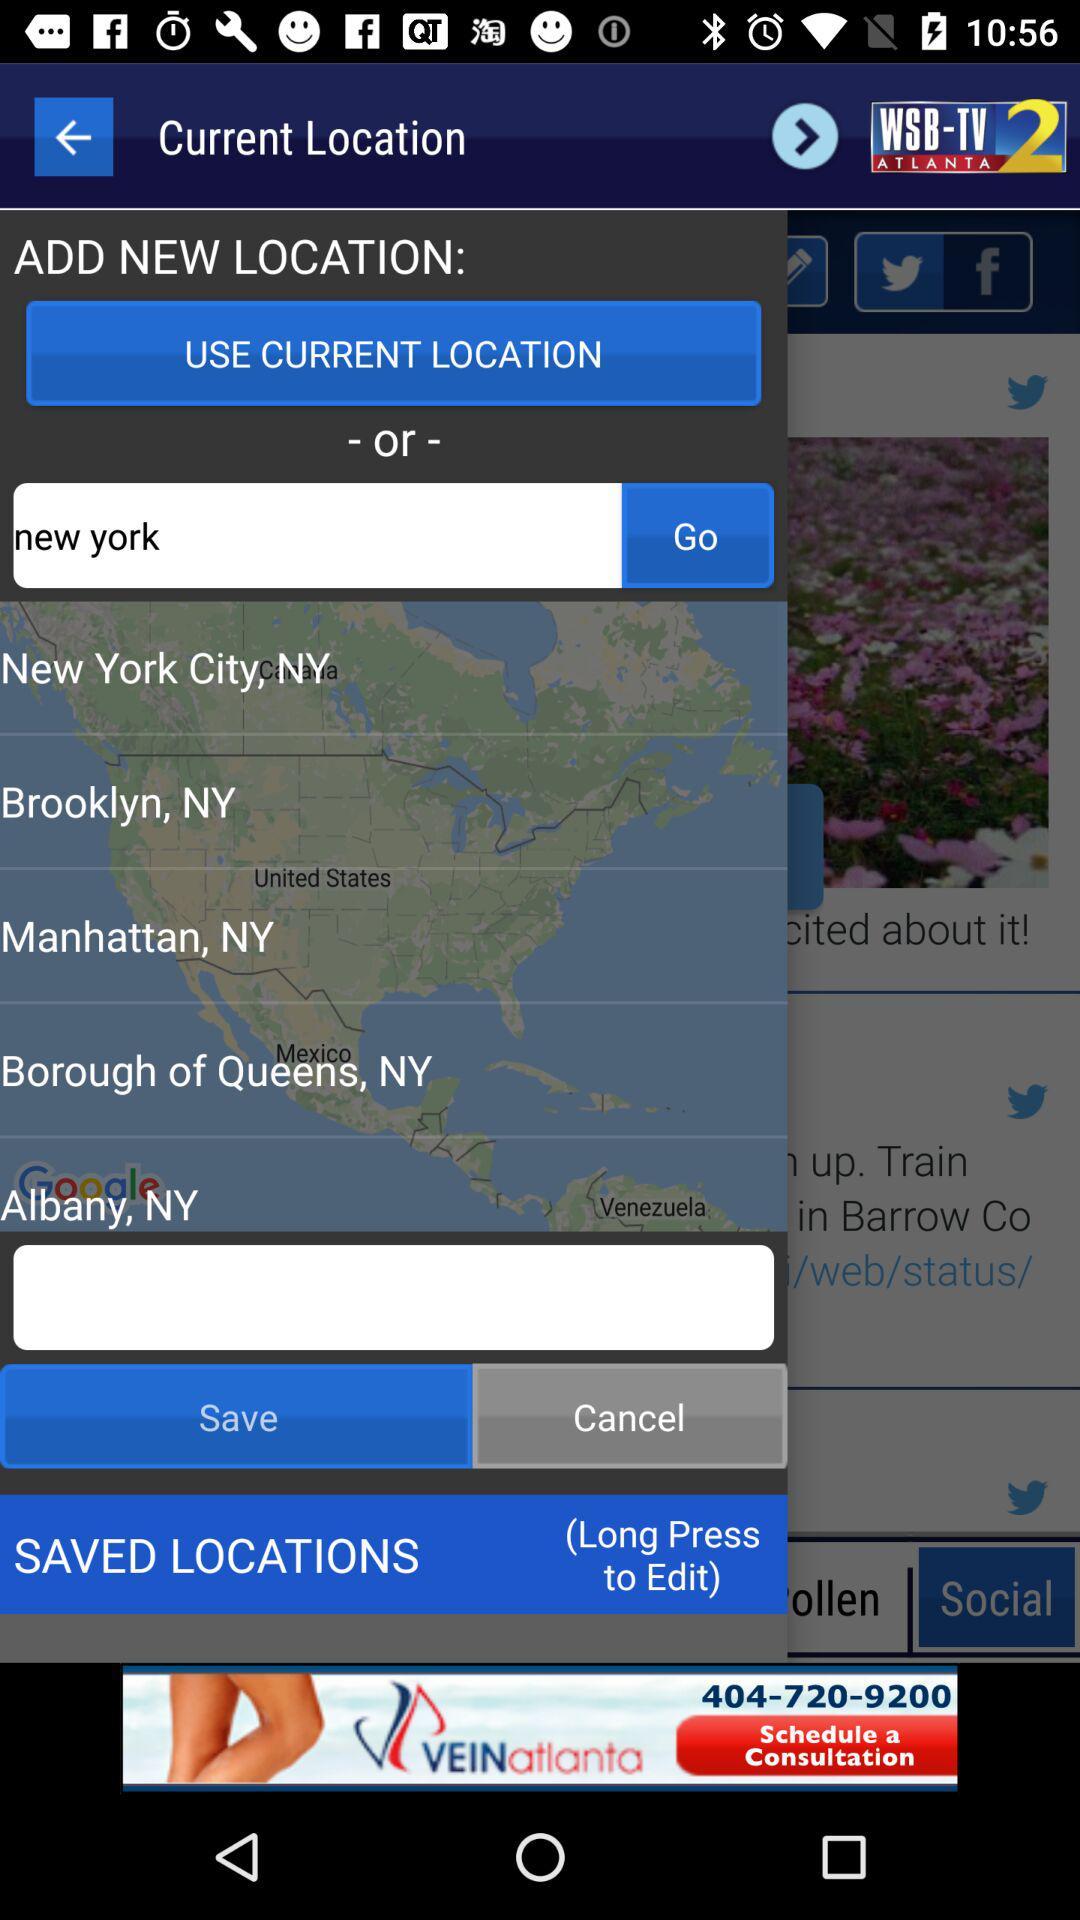  What do you see at coordinates (804, 135) in the screenshot?
I see `the arrow_forward icon` at bounding box center [804, 135].